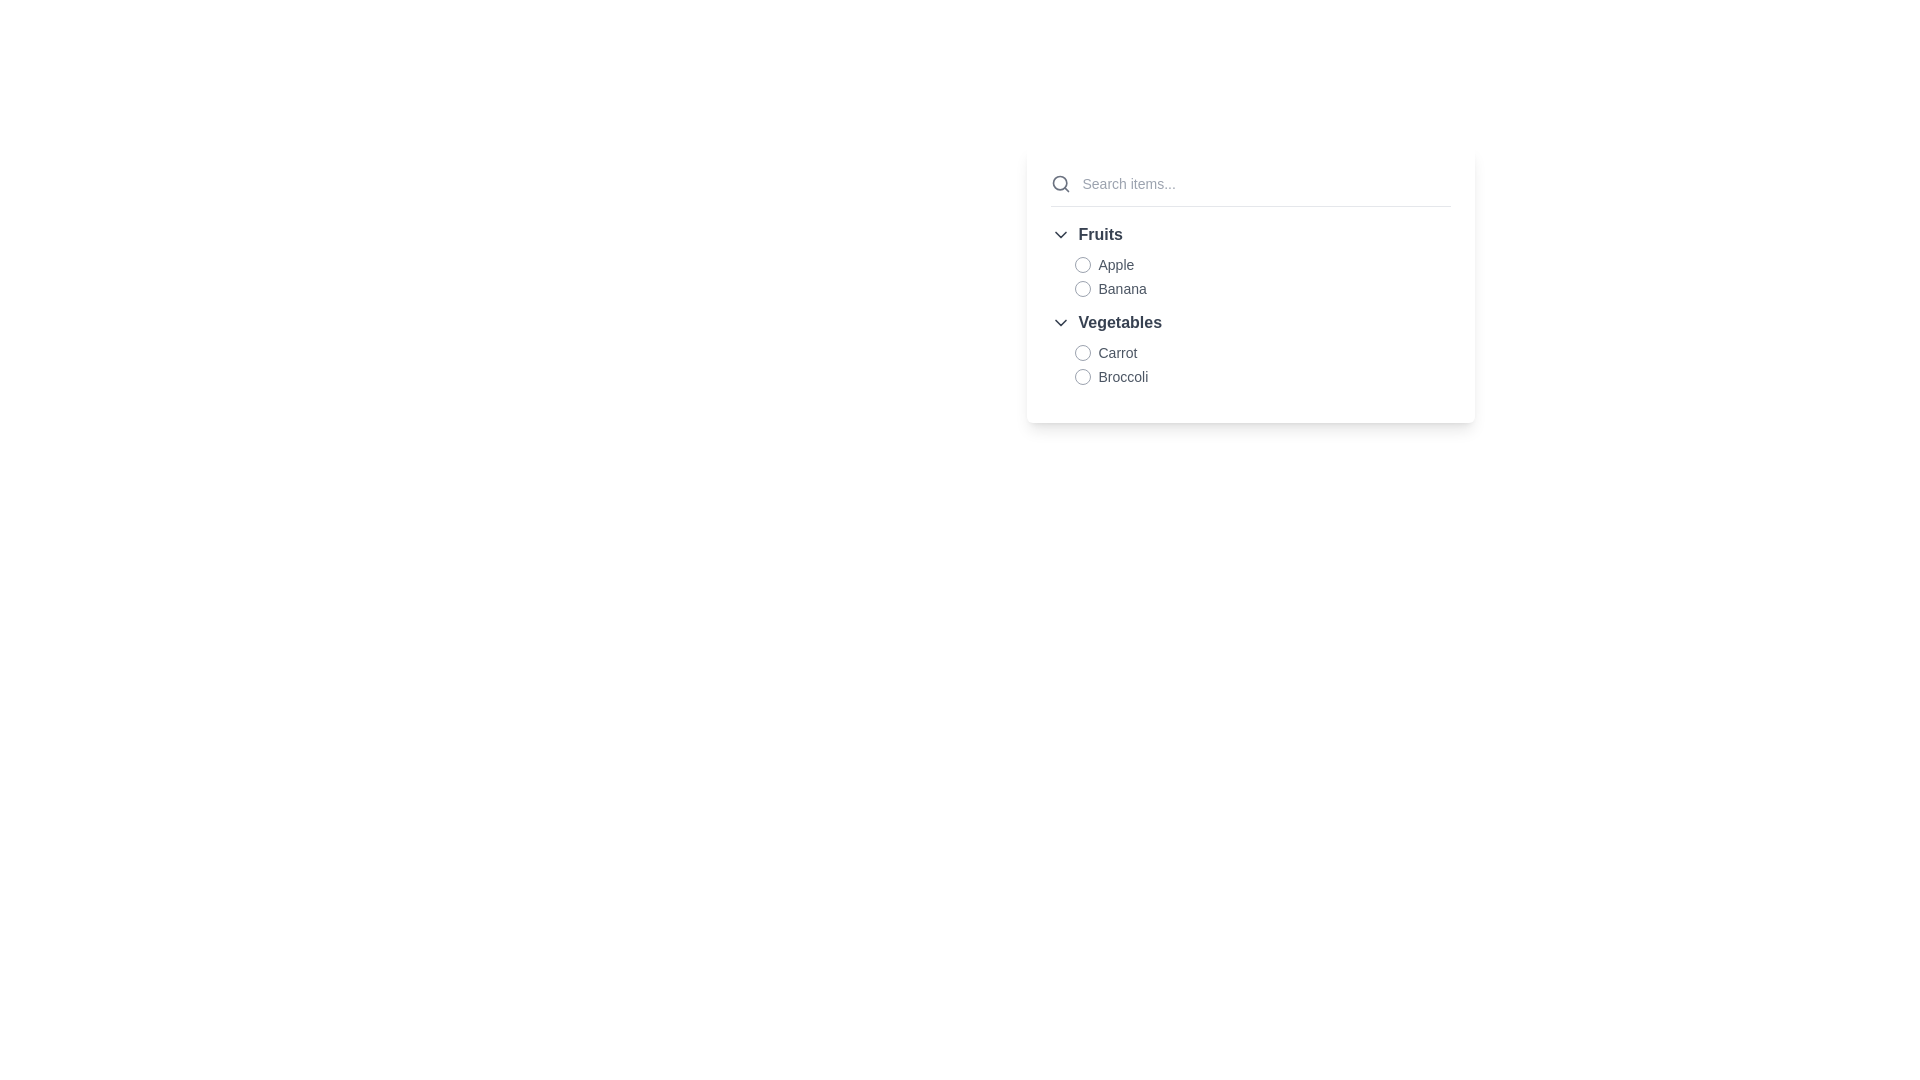 This screenshot has height=1080, width=1920. What do you see at coordinates (1261, 377) in the screenshot?
I see `the 'Broccoli' radio button option, which is the second item in the 'Vegetables' category, located underneath 'Carrot'` at bounding box center [1261, 377].